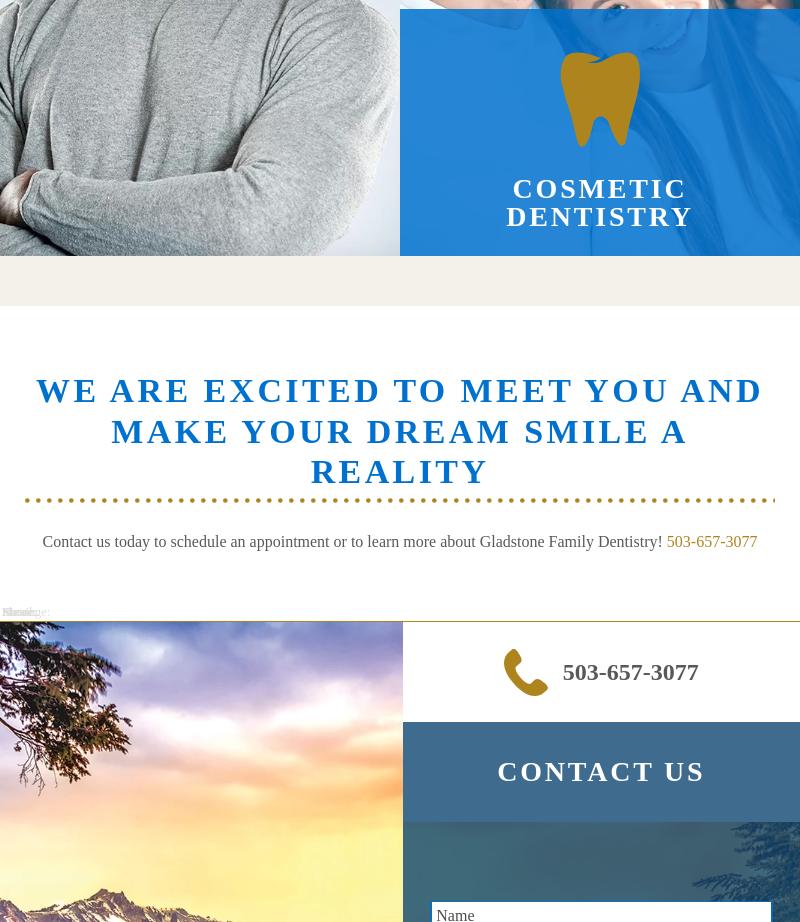 The image size is (800, 922). Describe the element at coordinates (26, 612) in the screenshot. I see `'Message:'` at that location.